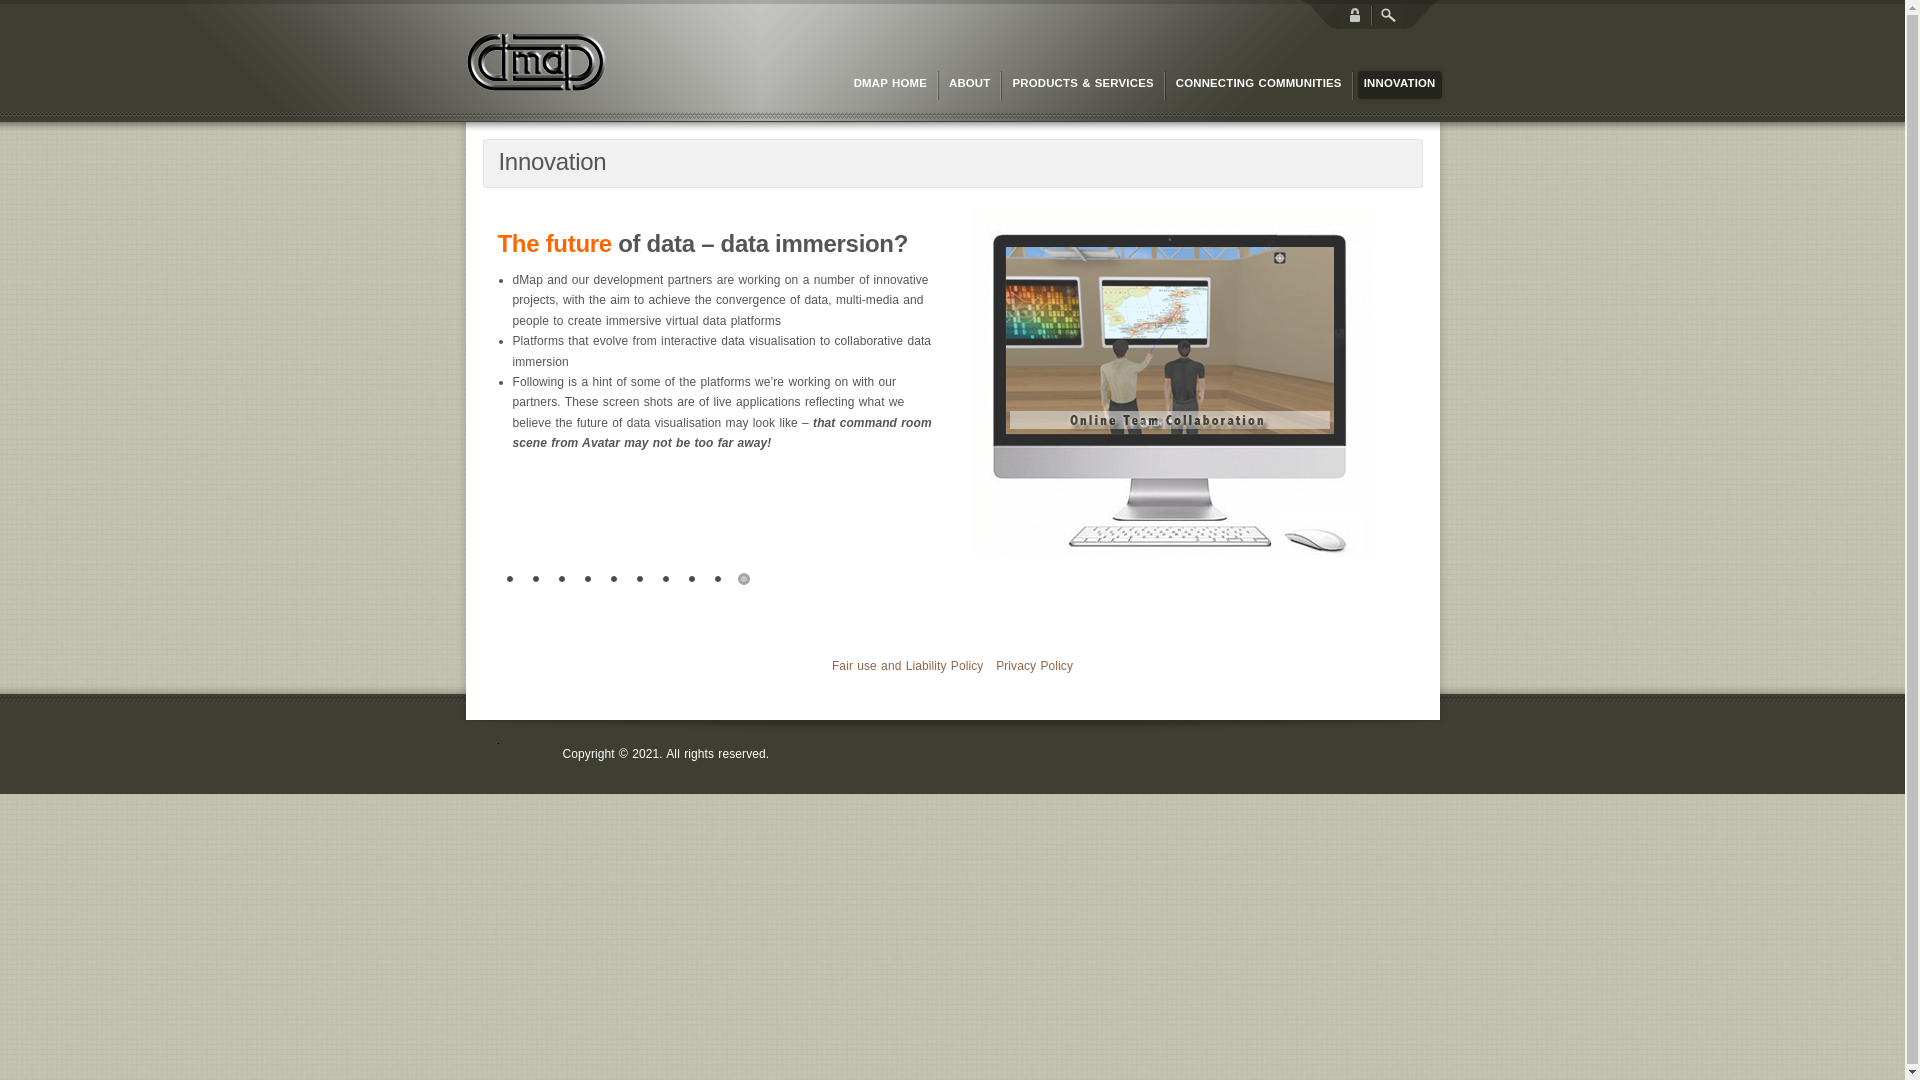 The image size is (1920, 1080). What do you see at coordinates (941, 83) in the screenshot?
I see `'ABOUT'` at bounding box center [941, 83].